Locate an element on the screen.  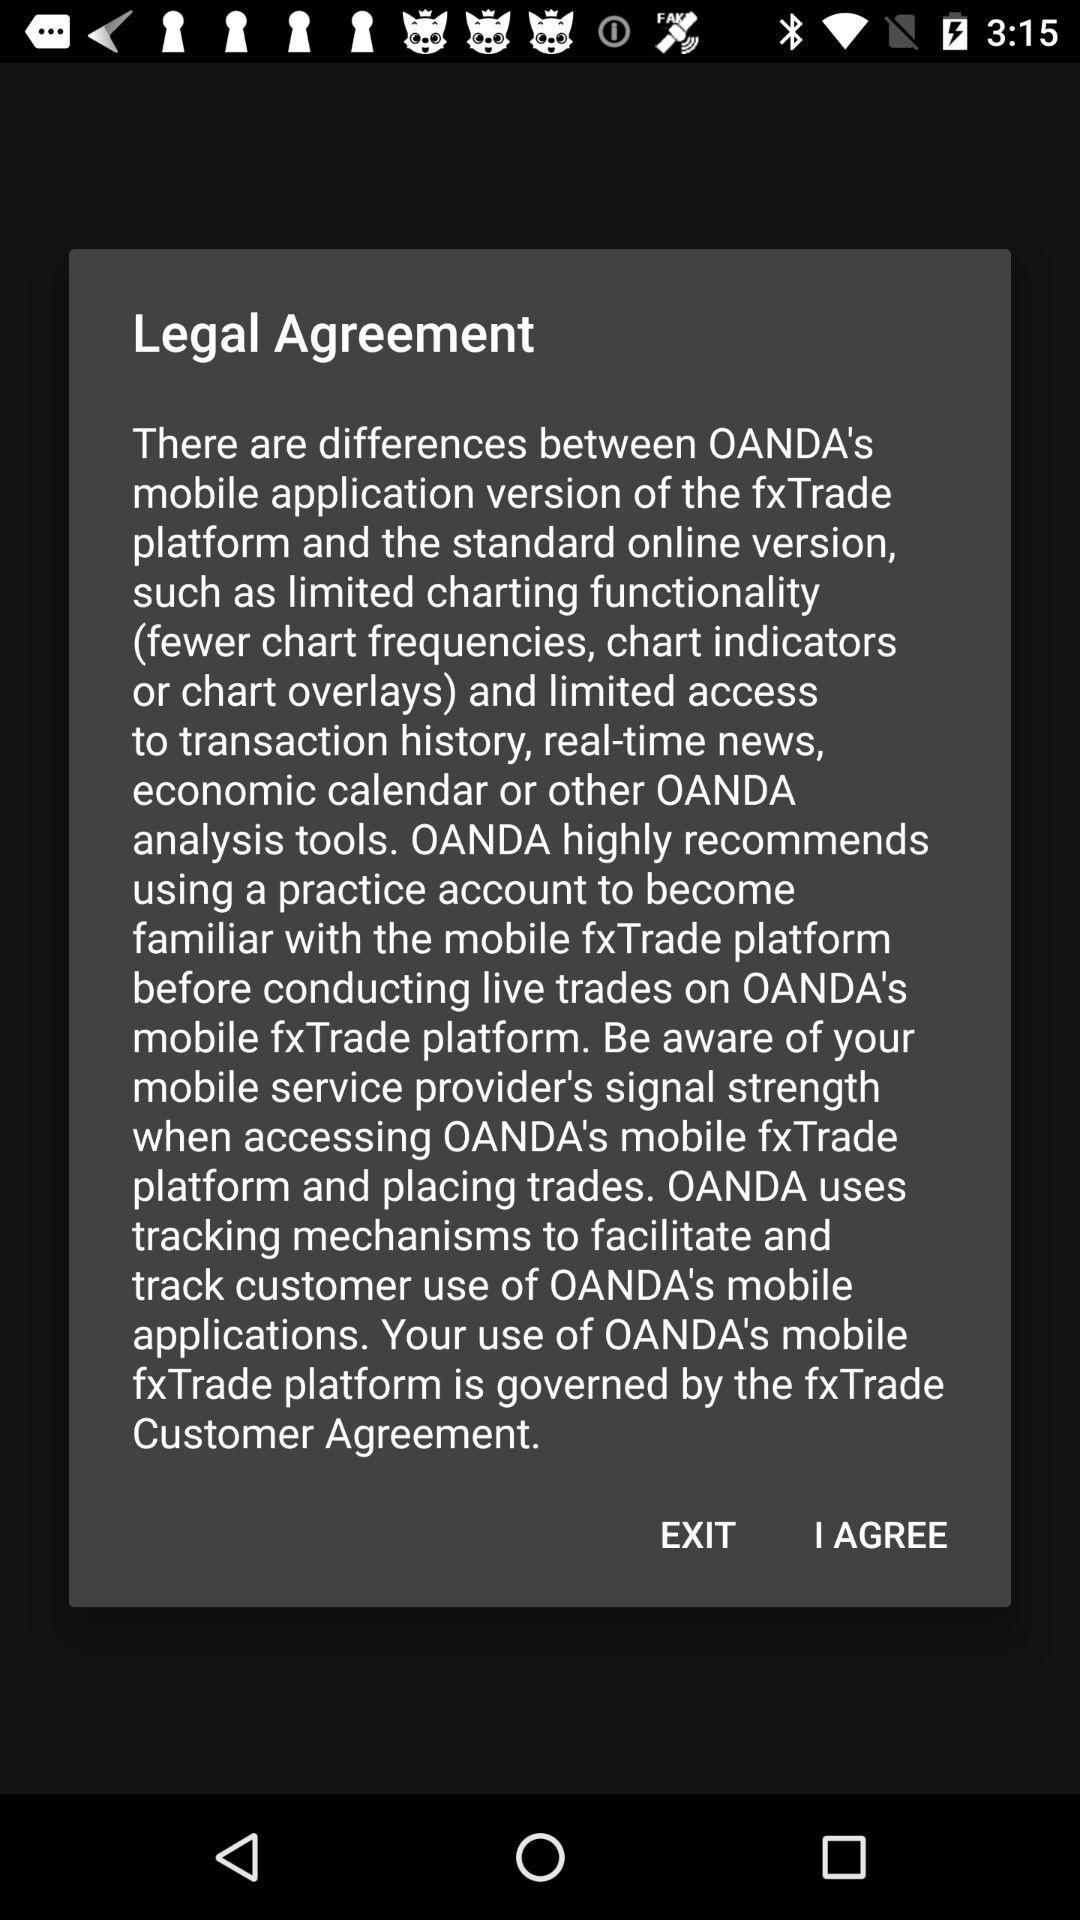
the icon next to exit button is located at coordinates (879, 1532).